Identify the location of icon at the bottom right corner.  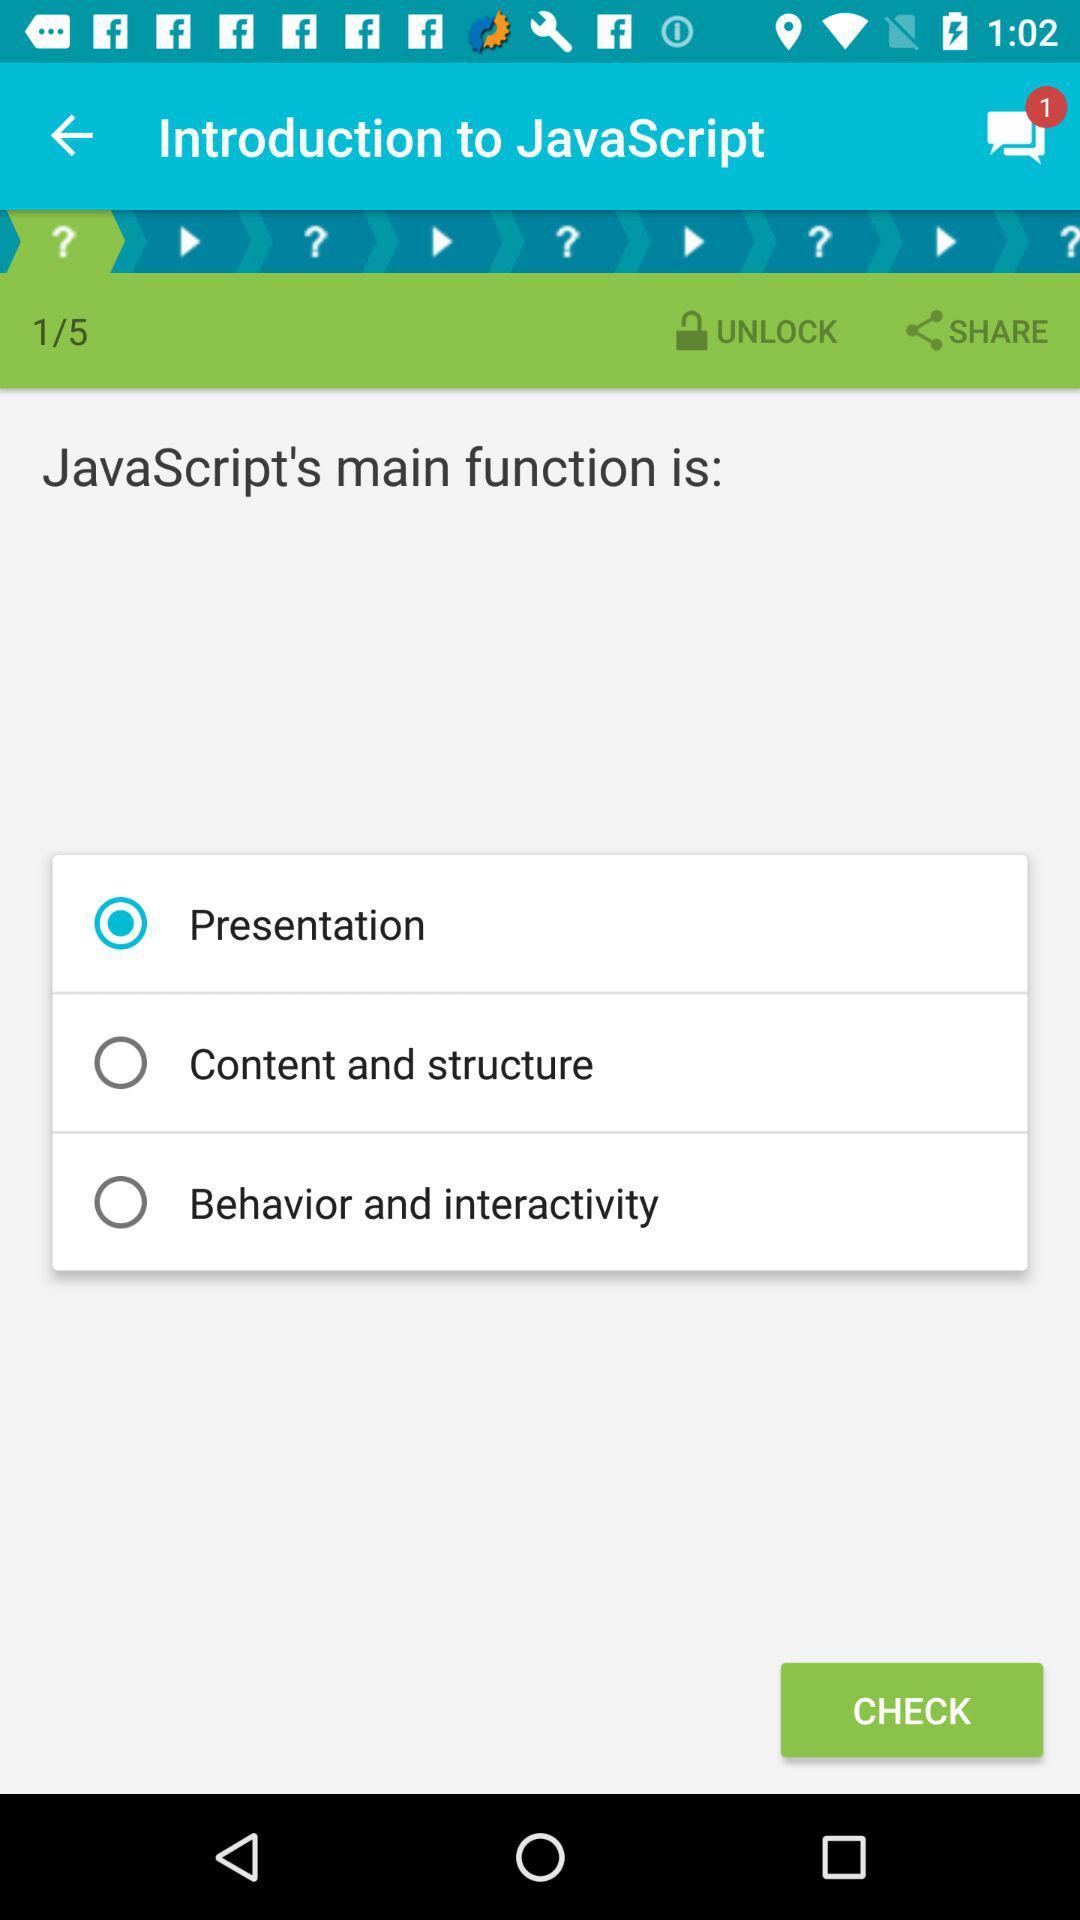
(911, 1708).